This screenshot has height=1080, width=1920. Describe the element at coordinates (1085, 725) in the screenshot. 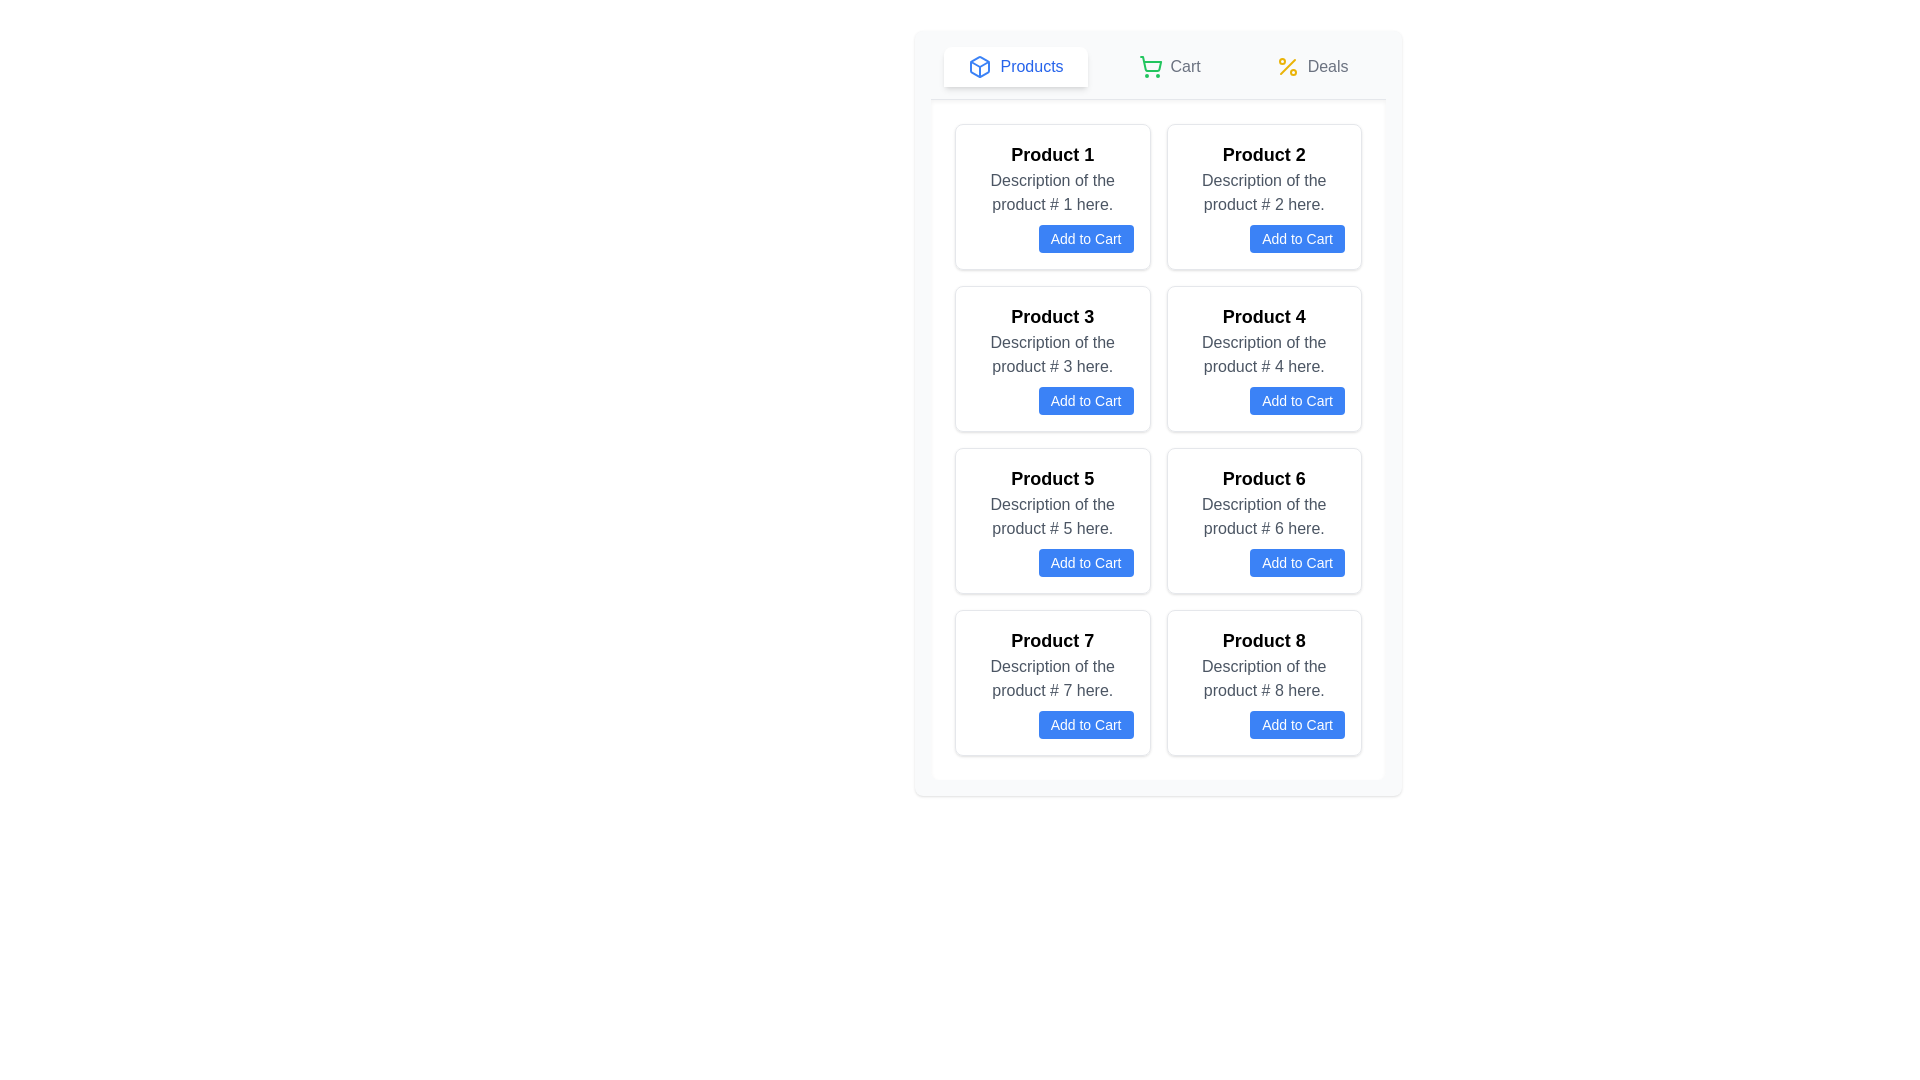

I see `the 'Add to Cart' button with blue background and white text, located below the description of Product 7` at that location.